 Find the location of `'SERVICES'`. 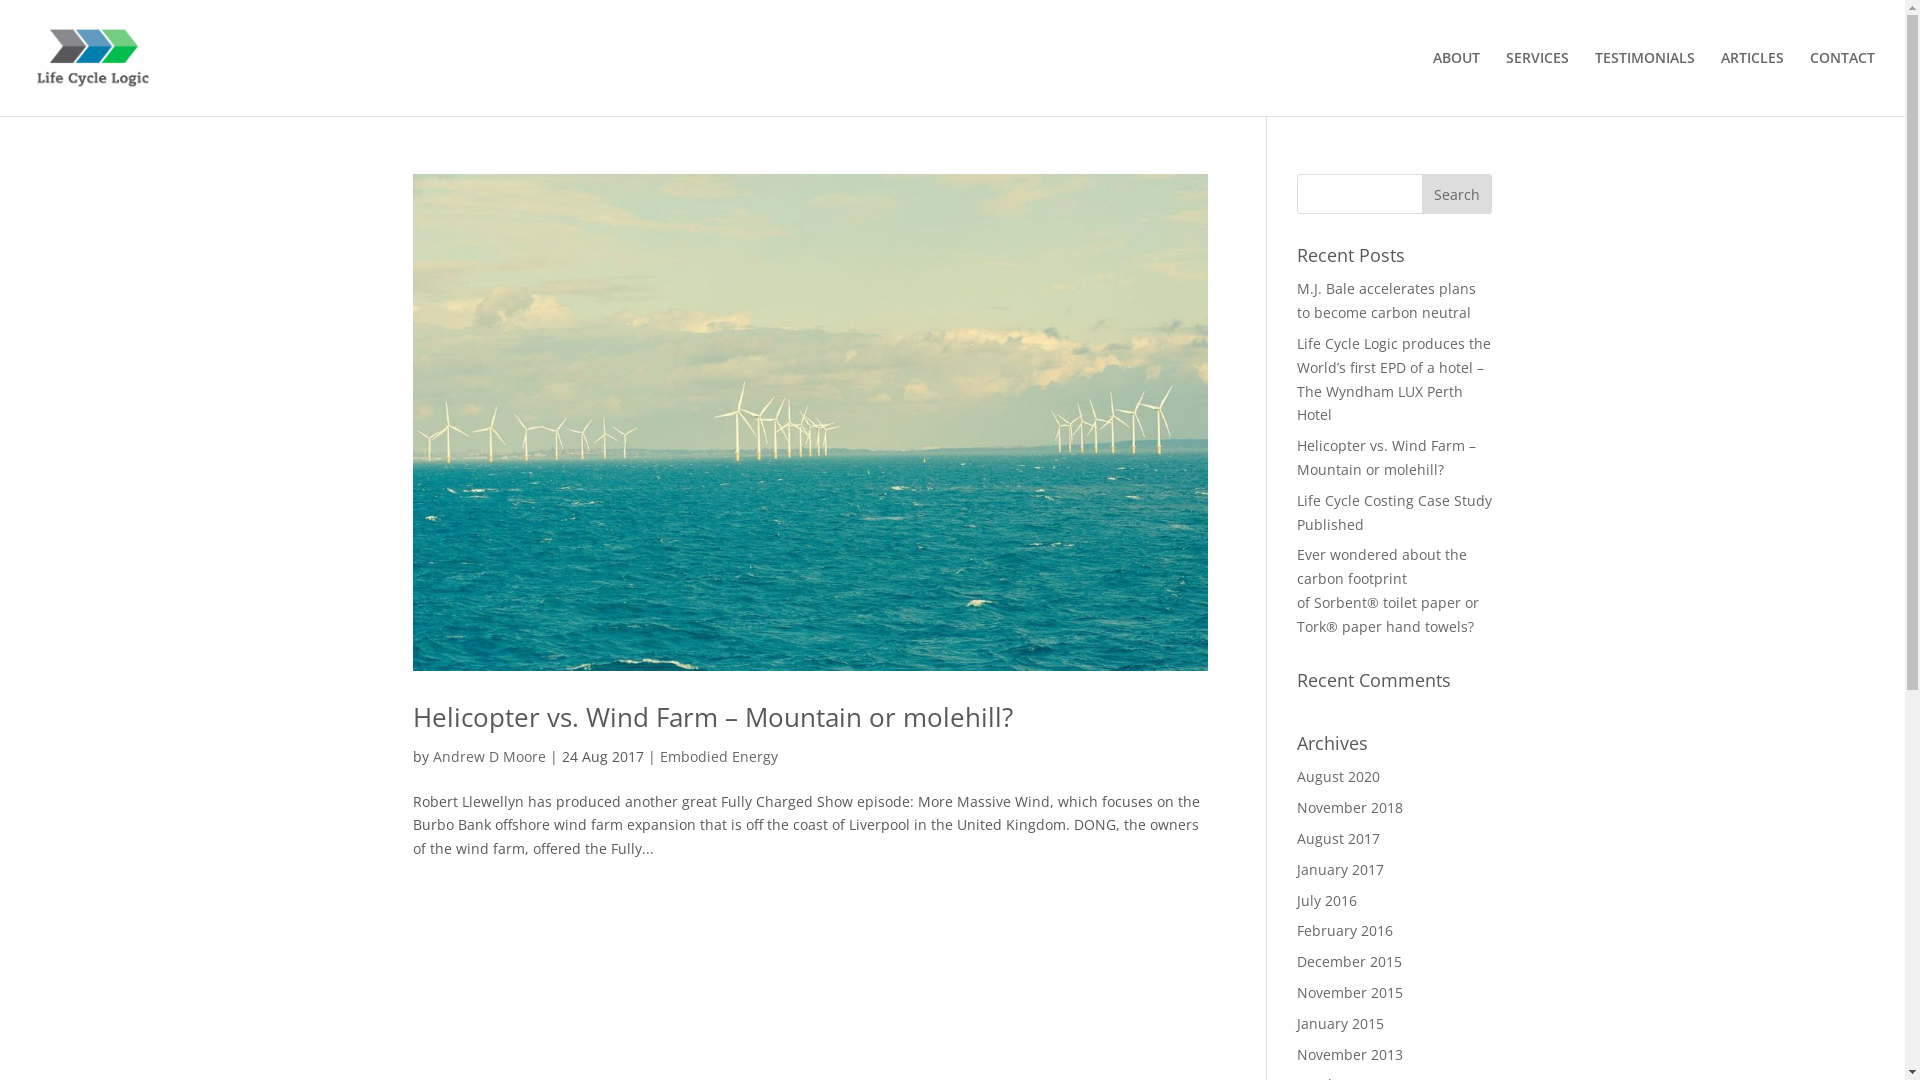

'SERVICES' is located at coordinates (1506, 82).